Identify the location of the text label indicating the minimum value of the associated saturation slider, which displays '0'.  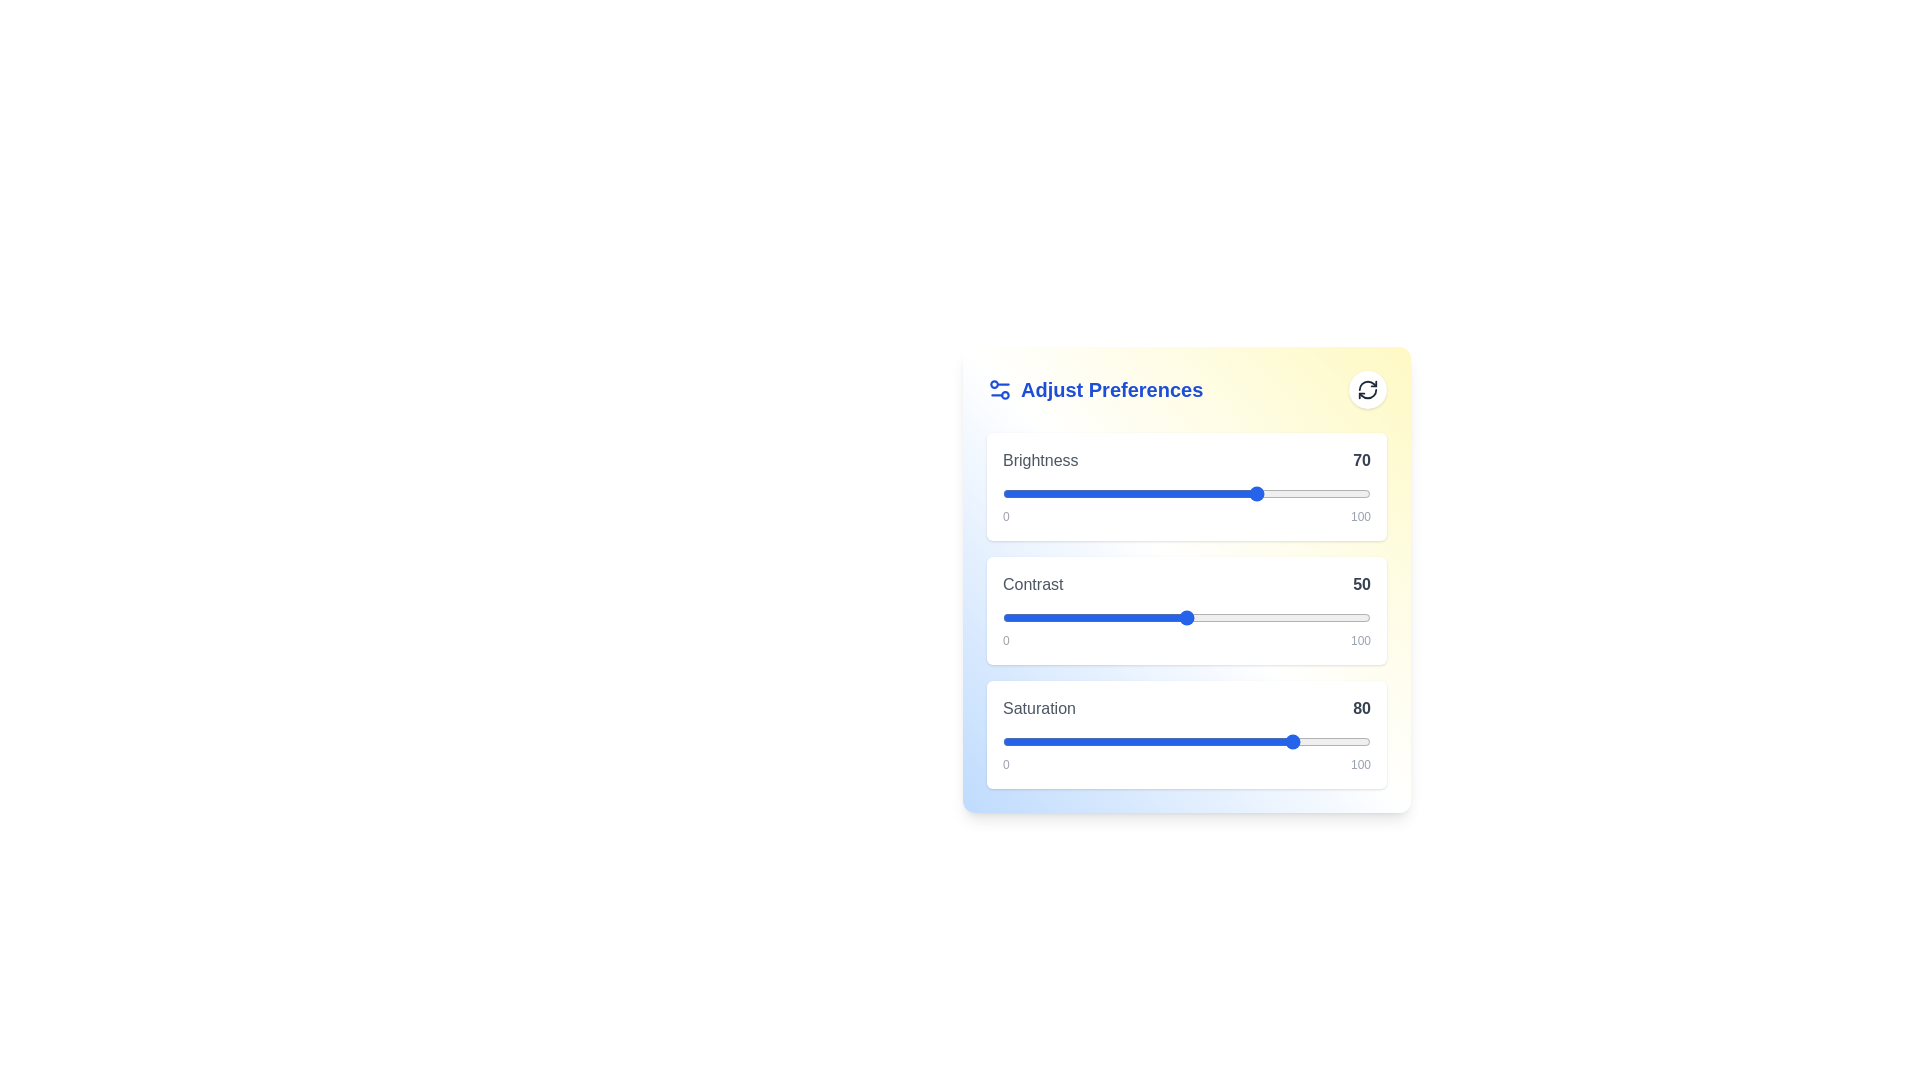
(1006, 764).